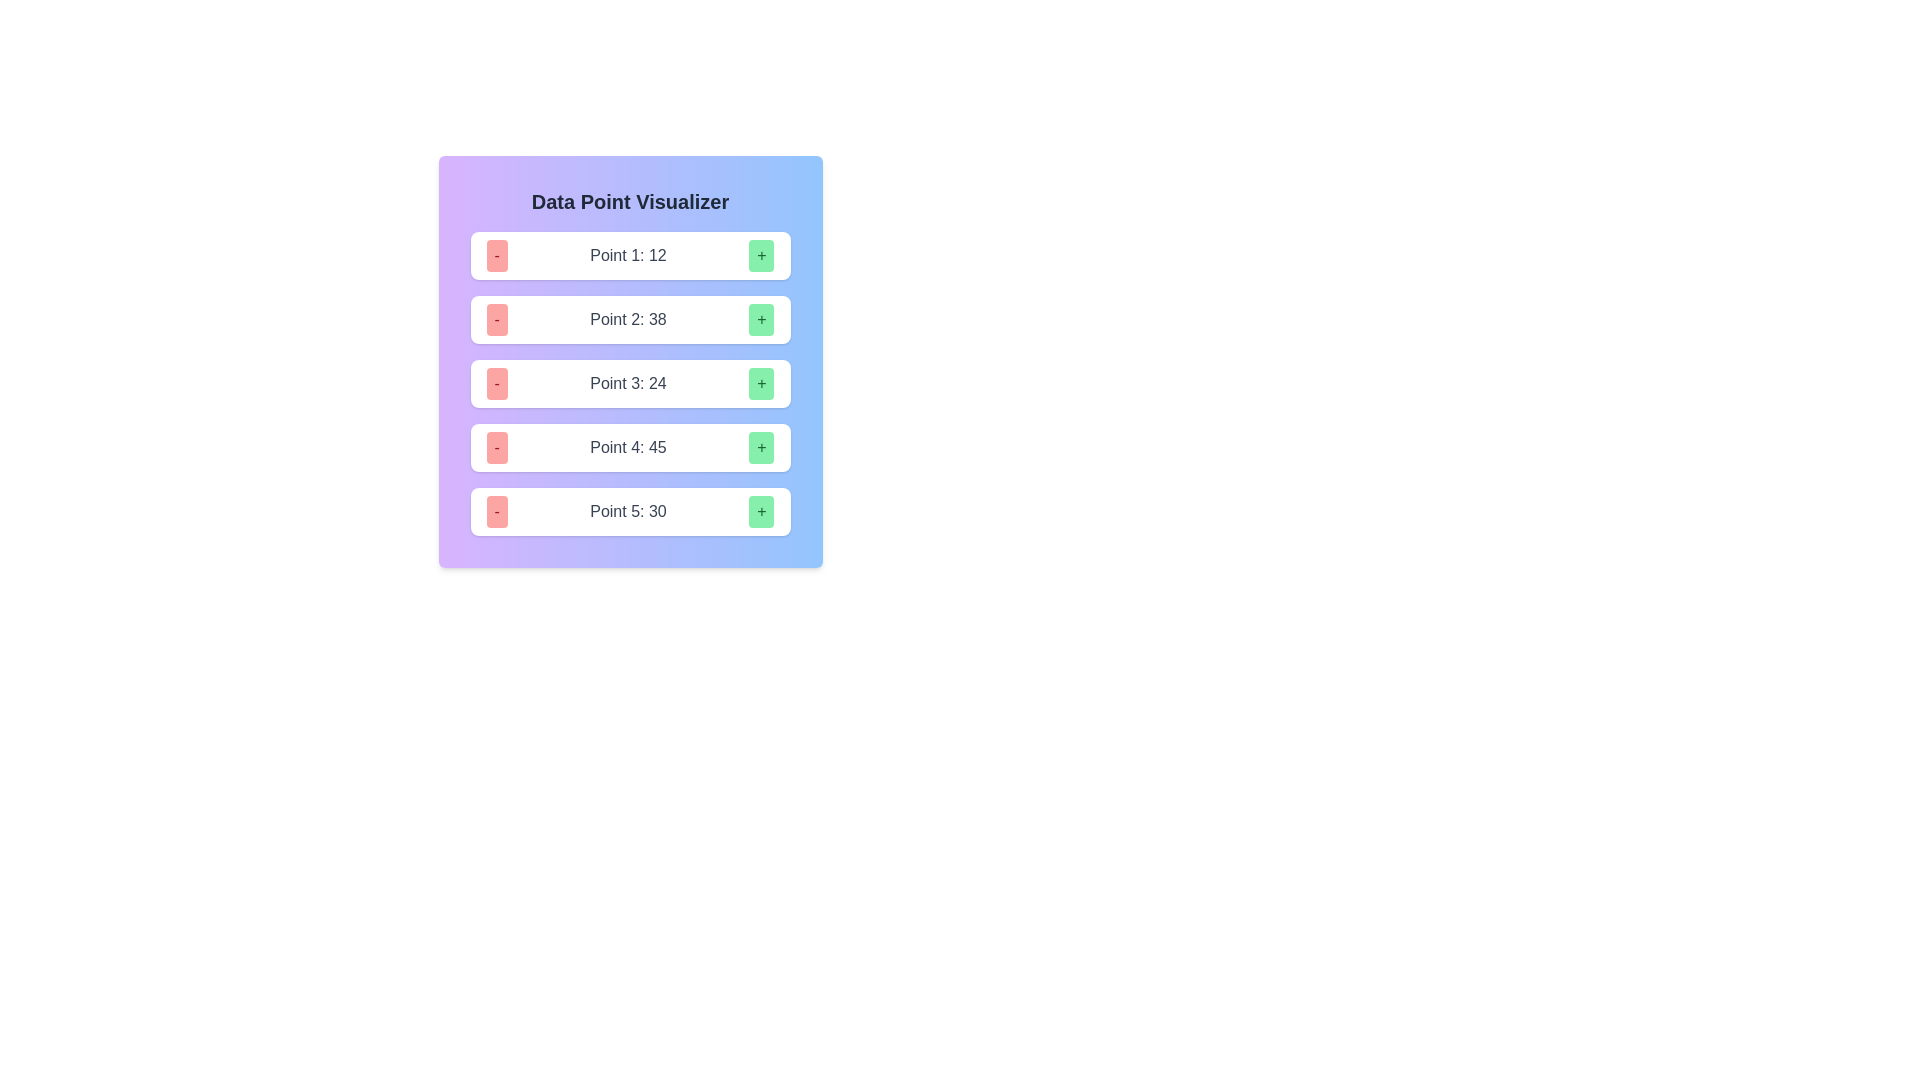 This screenshot has width=1920, height=1080. What do you see at coordinates (497, 511) in the screenshot?
I see `the decrement button located in the fifth row of the 'Data Point Visualizer', positioned to the left of 'Point 5: 30'` at bounding box center [497, 511].